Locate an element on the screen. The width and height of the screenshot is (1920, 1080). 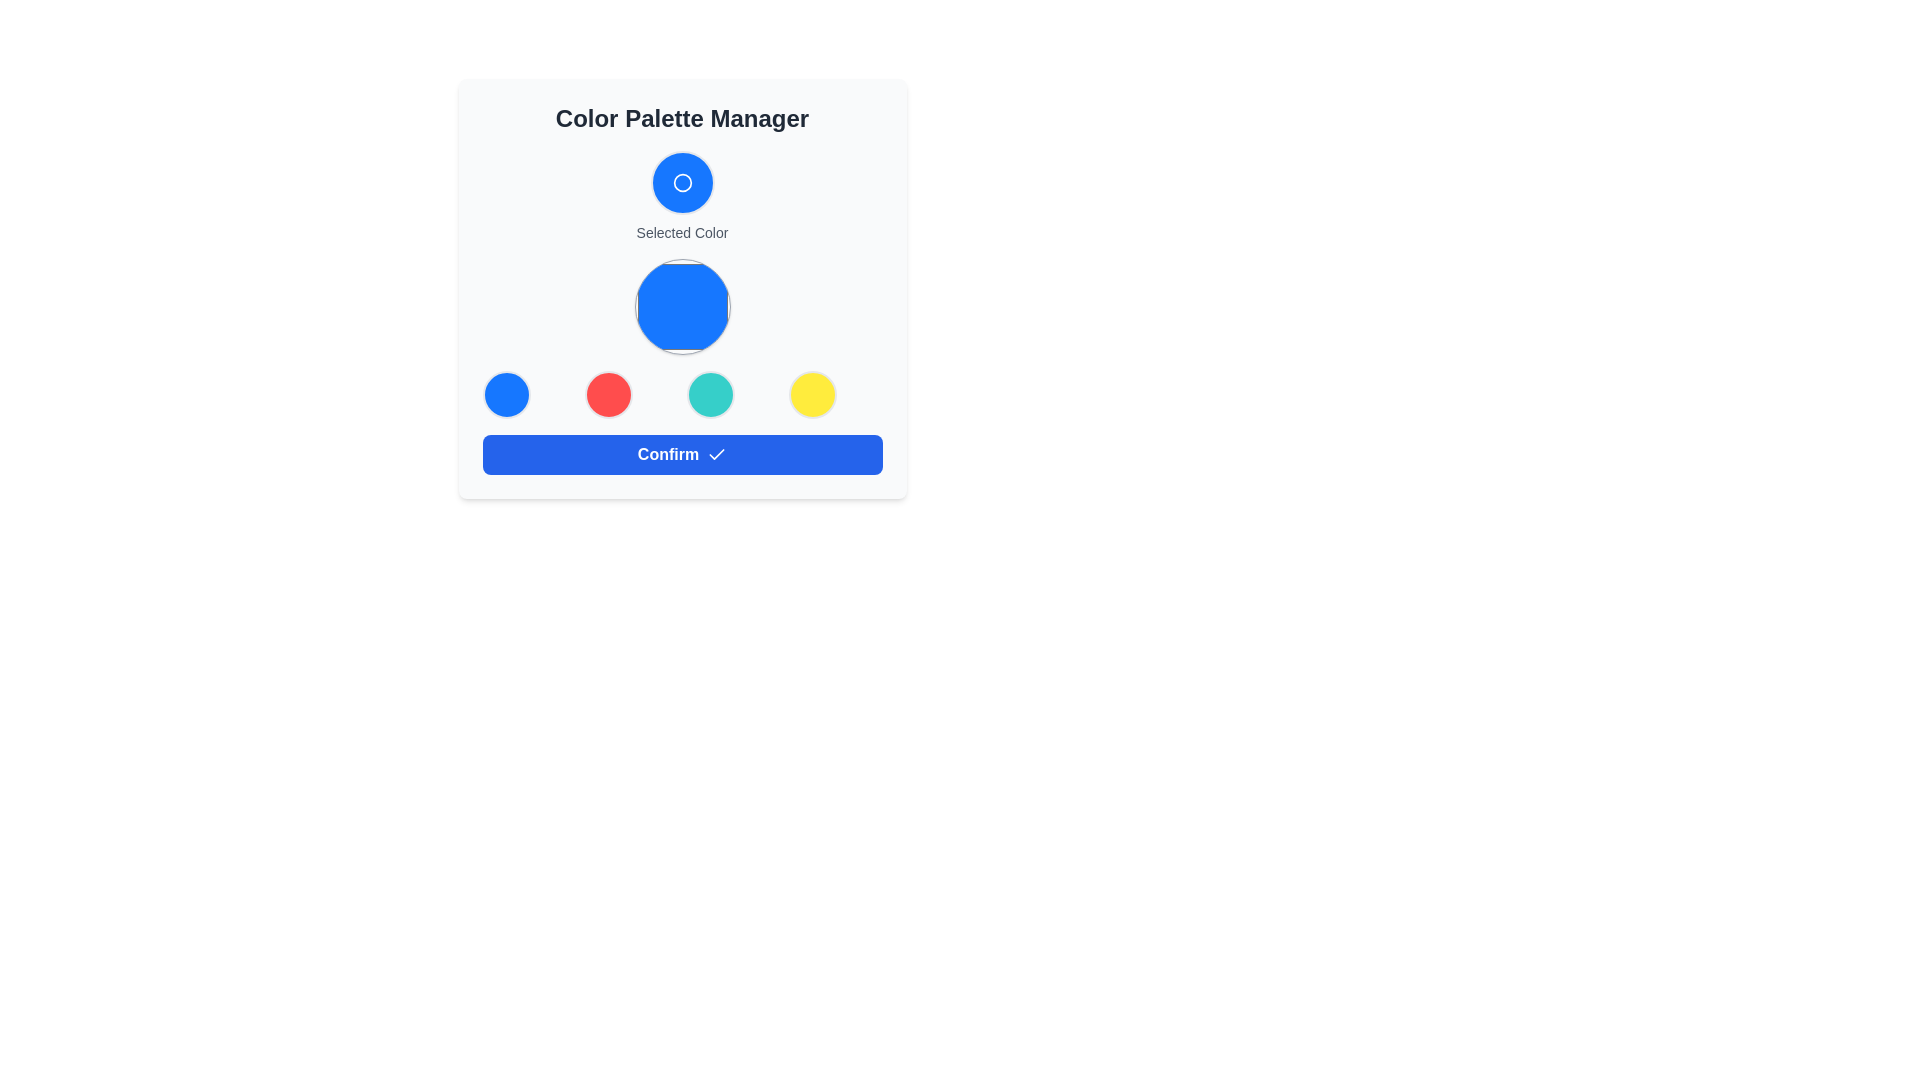
the Circular display element that represents the currently selected color, located above the 'Selected Color' label in the Color Palette Manager section is located at coordinates (682, 182).